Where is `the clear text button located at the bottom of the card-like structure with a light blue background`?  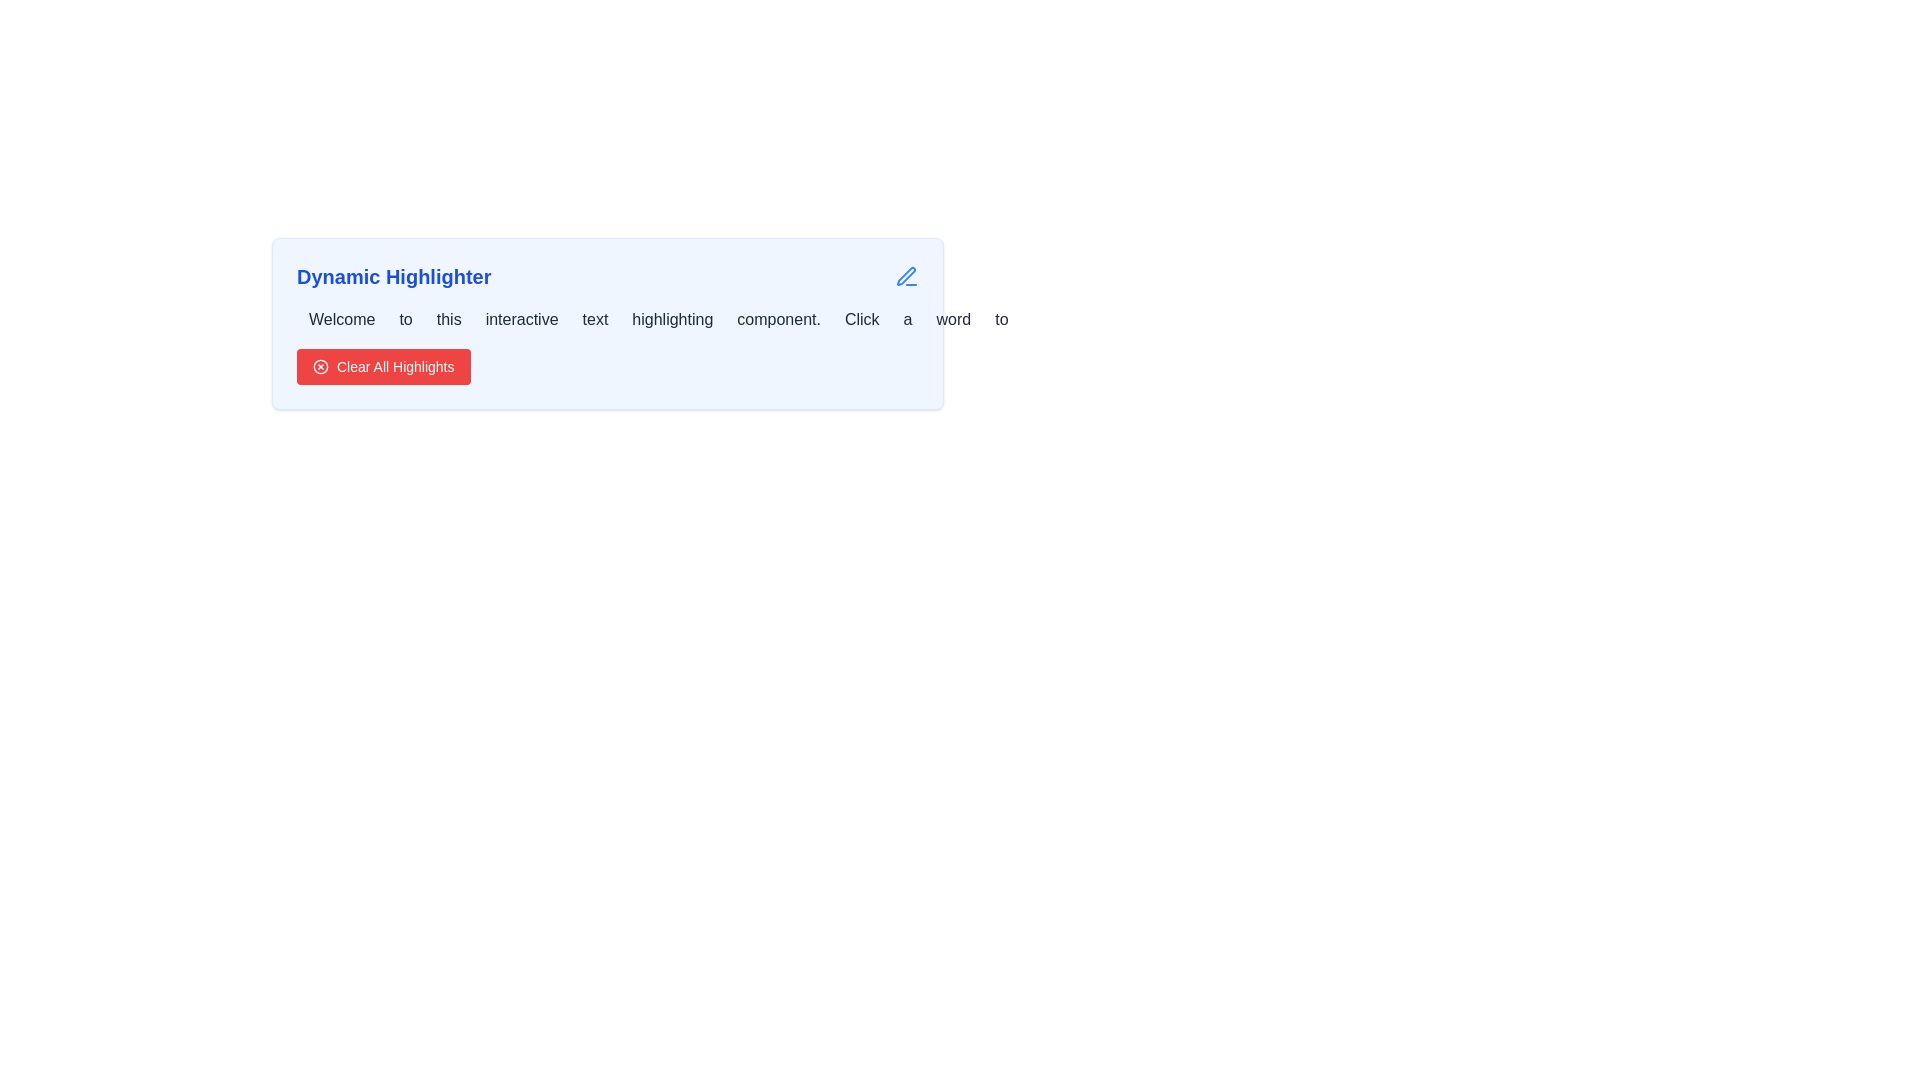
the clear text button located at the bottom of the card-like structure with a light blue background is located at coordinates (383, 366).